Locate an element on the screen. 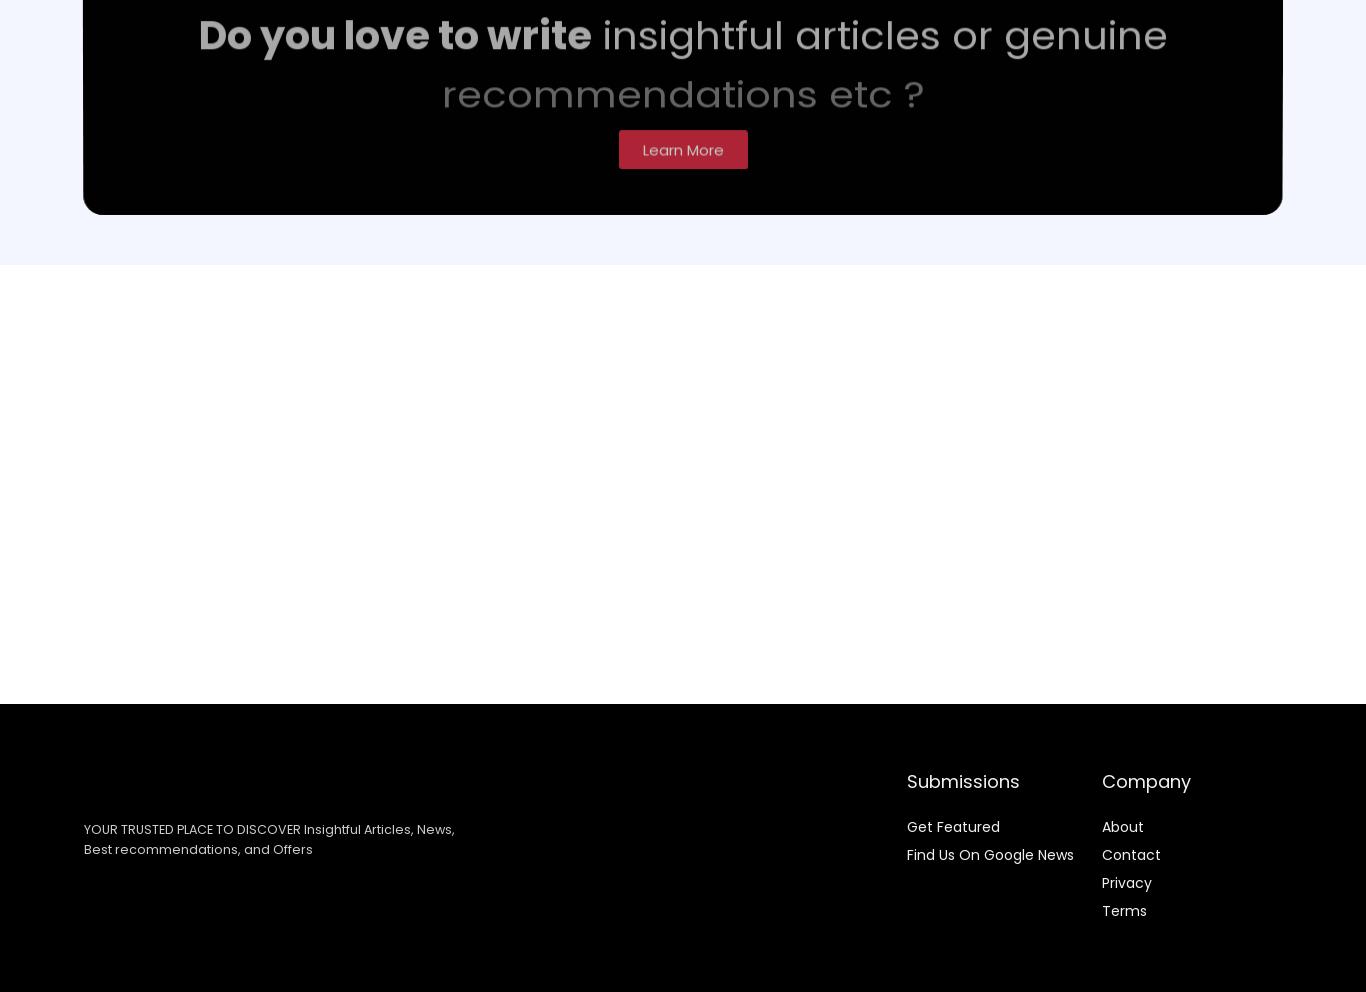  'Find Us On Google News' is located at coordinates (990, 853).